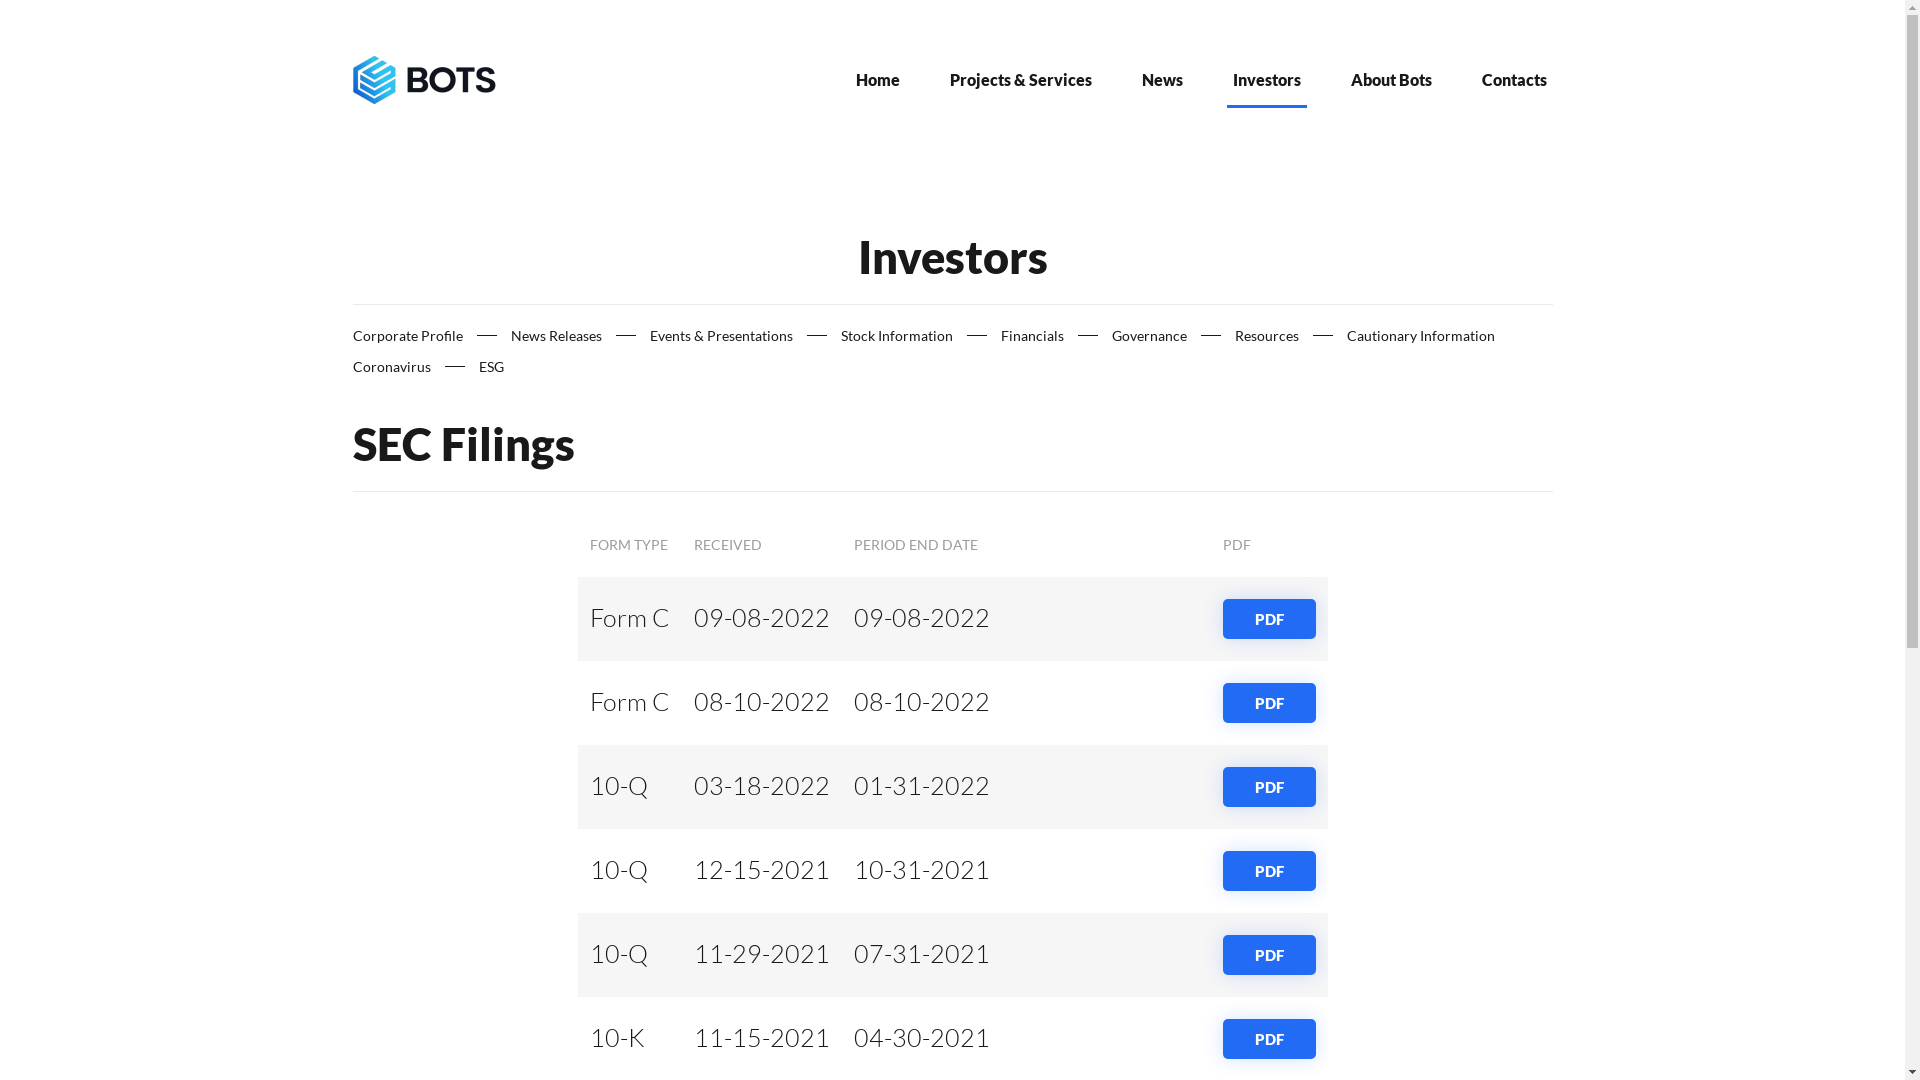 This screenshot has width=1920, height=1080. Describe the element at coordinates (1389, 79) in the screenshot. I see `'About Bots'` at that location.